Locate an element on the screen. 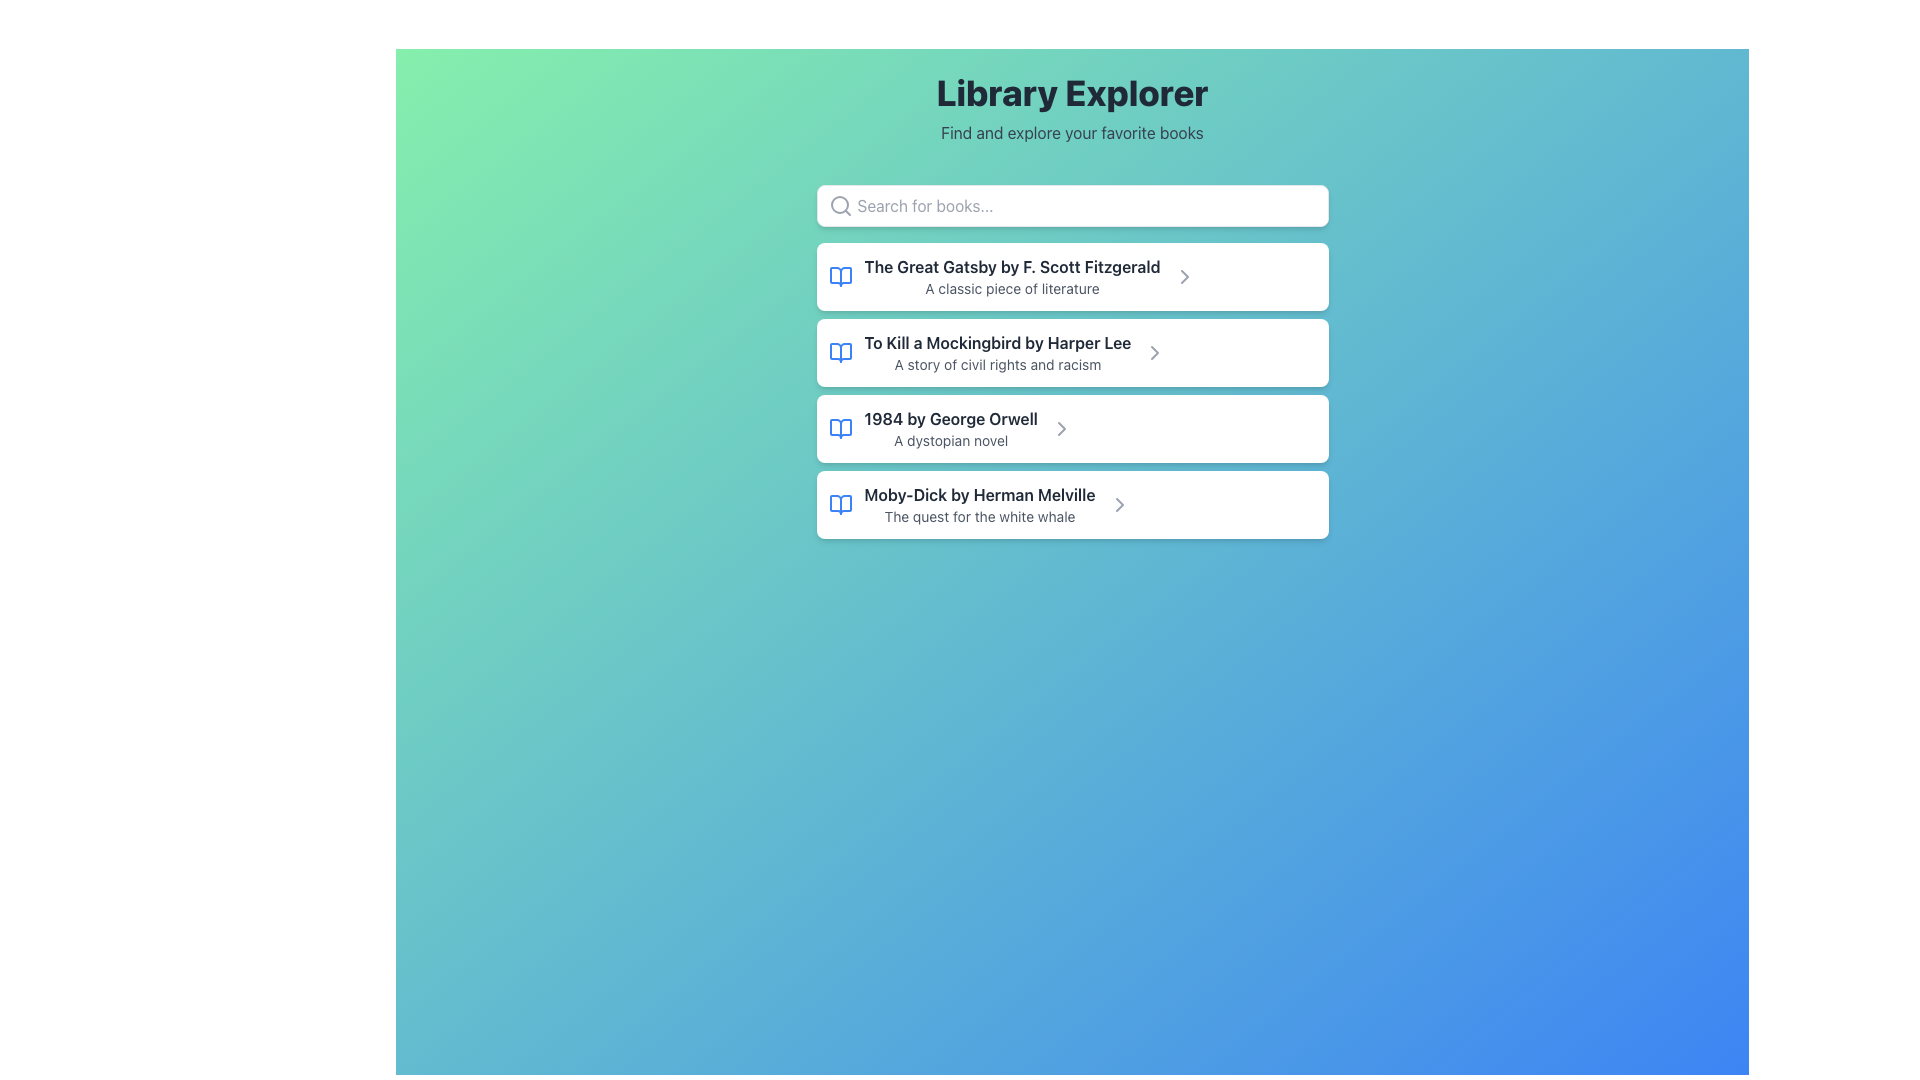 The image size is (1920, 1080). the circular gray magnifying glass icon located inside the search input field, just left of the placeholder text 'Search for books...' to interact with the decorative area is located at coordinates (840, 205).